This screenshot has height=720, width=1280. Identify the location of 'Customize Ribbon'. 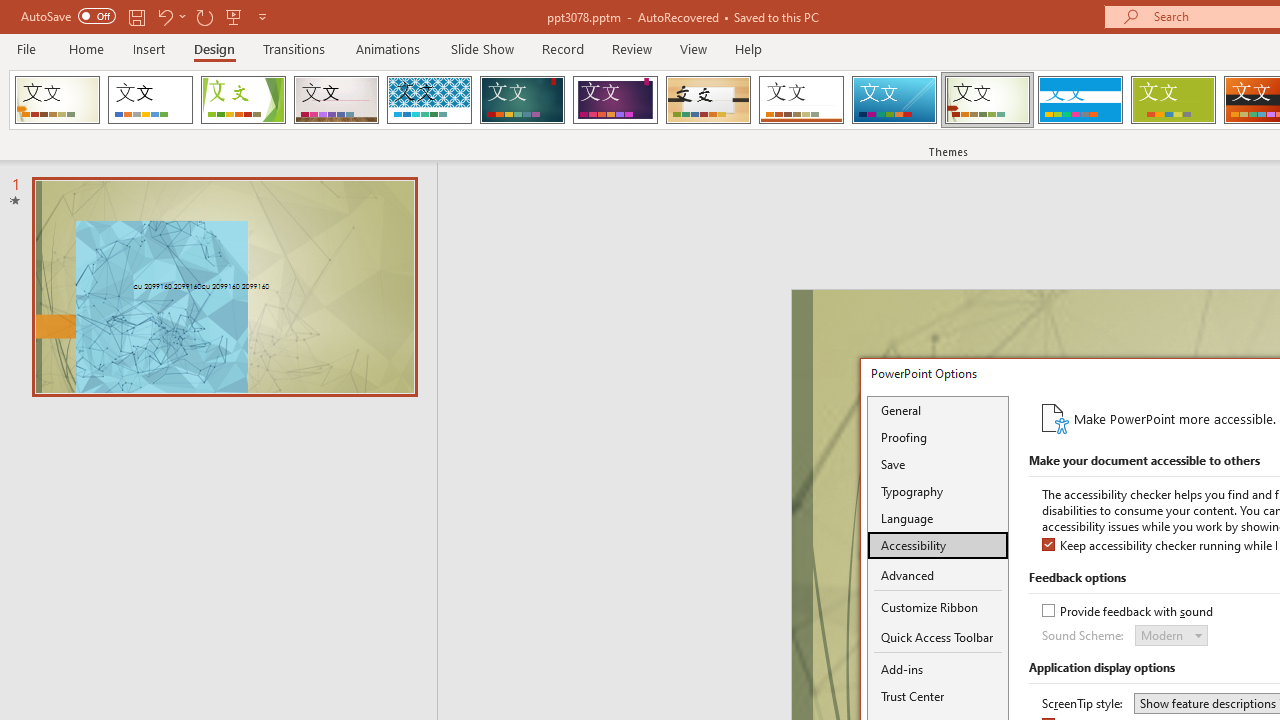
(937, 606).